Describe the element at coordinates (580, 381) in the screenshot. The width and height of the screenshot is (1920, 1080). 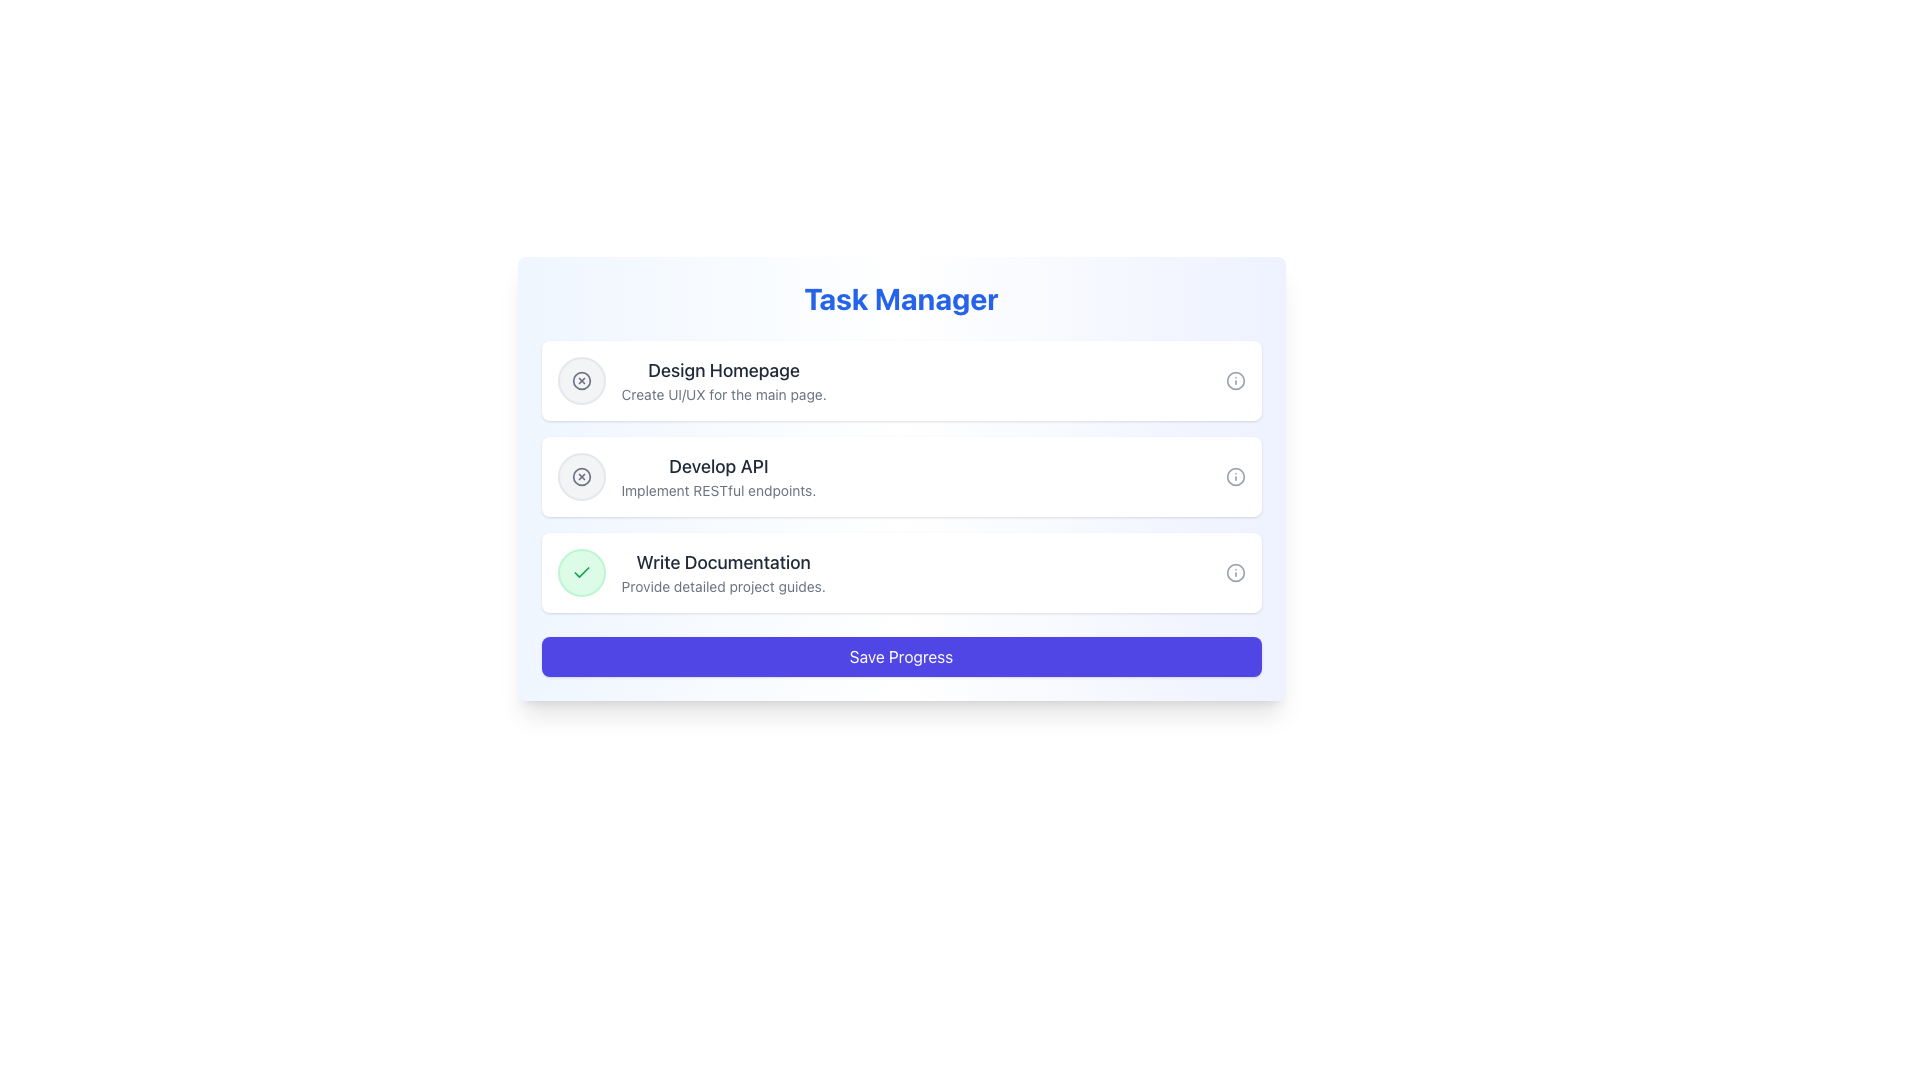
I see `the delete button located above the text 'Design Homepage' in the task manager interface` at that location.